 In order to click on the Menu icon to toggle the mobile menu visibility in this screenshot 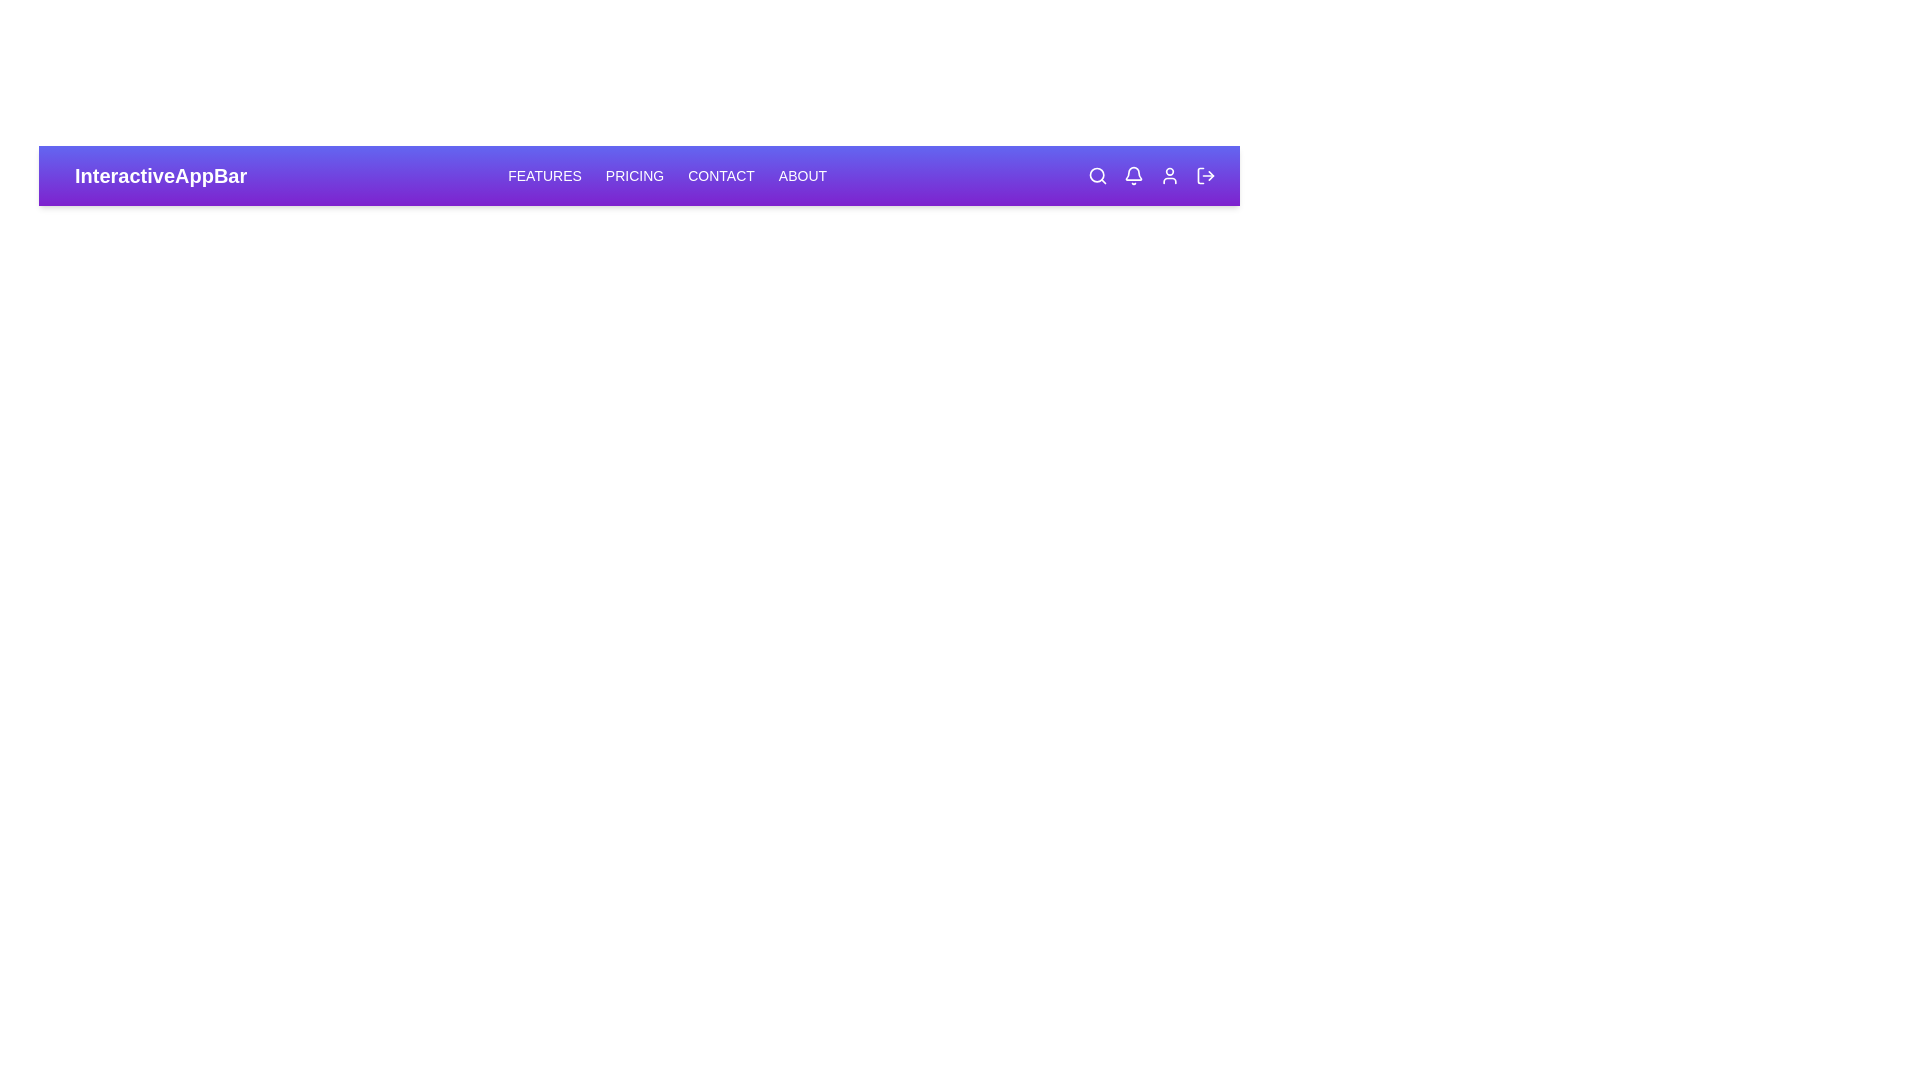, I will do `click(49, 149)`.